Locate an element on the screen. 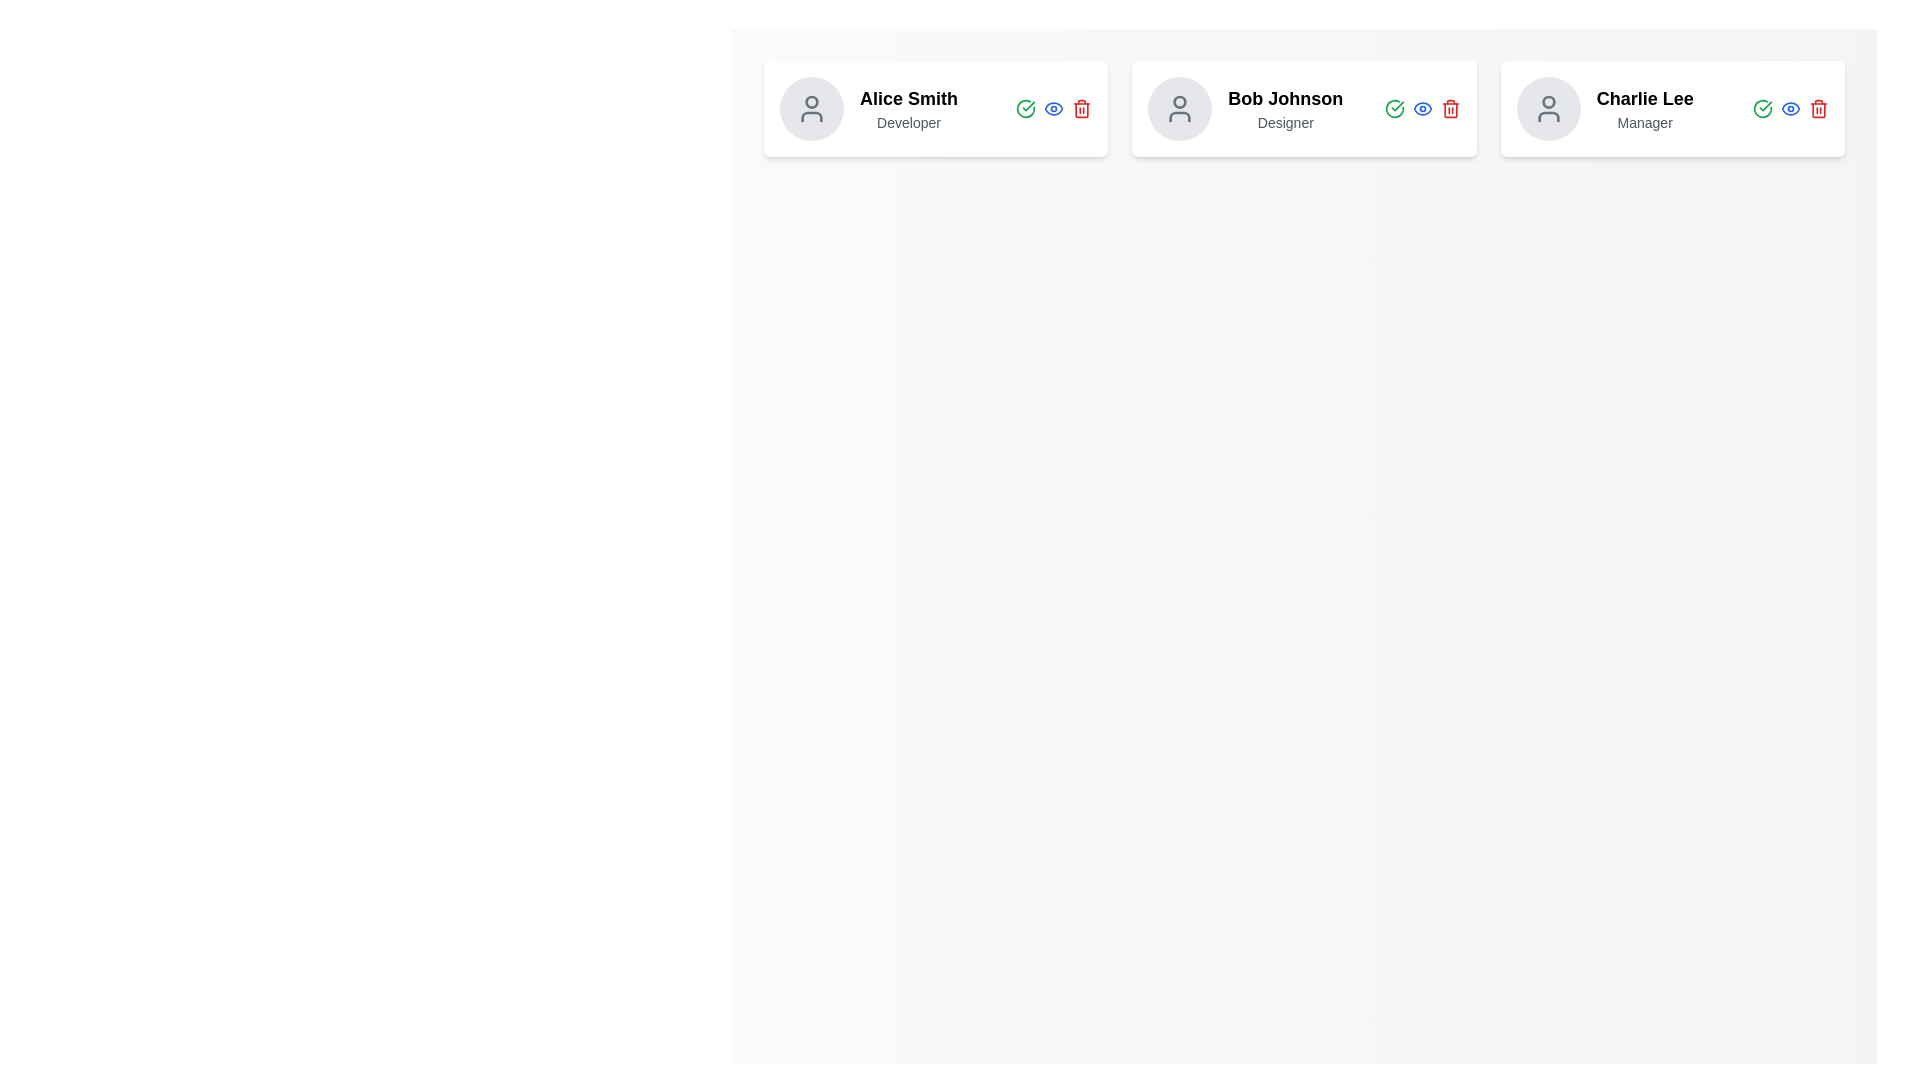 Image resolution: width=1920 pixels, height=1080 pixels. the text label 'Charlie Lee', which is displayed prominently in bold at the top center of the interface card in the rightmost column is located at coordinates (1645, 99).